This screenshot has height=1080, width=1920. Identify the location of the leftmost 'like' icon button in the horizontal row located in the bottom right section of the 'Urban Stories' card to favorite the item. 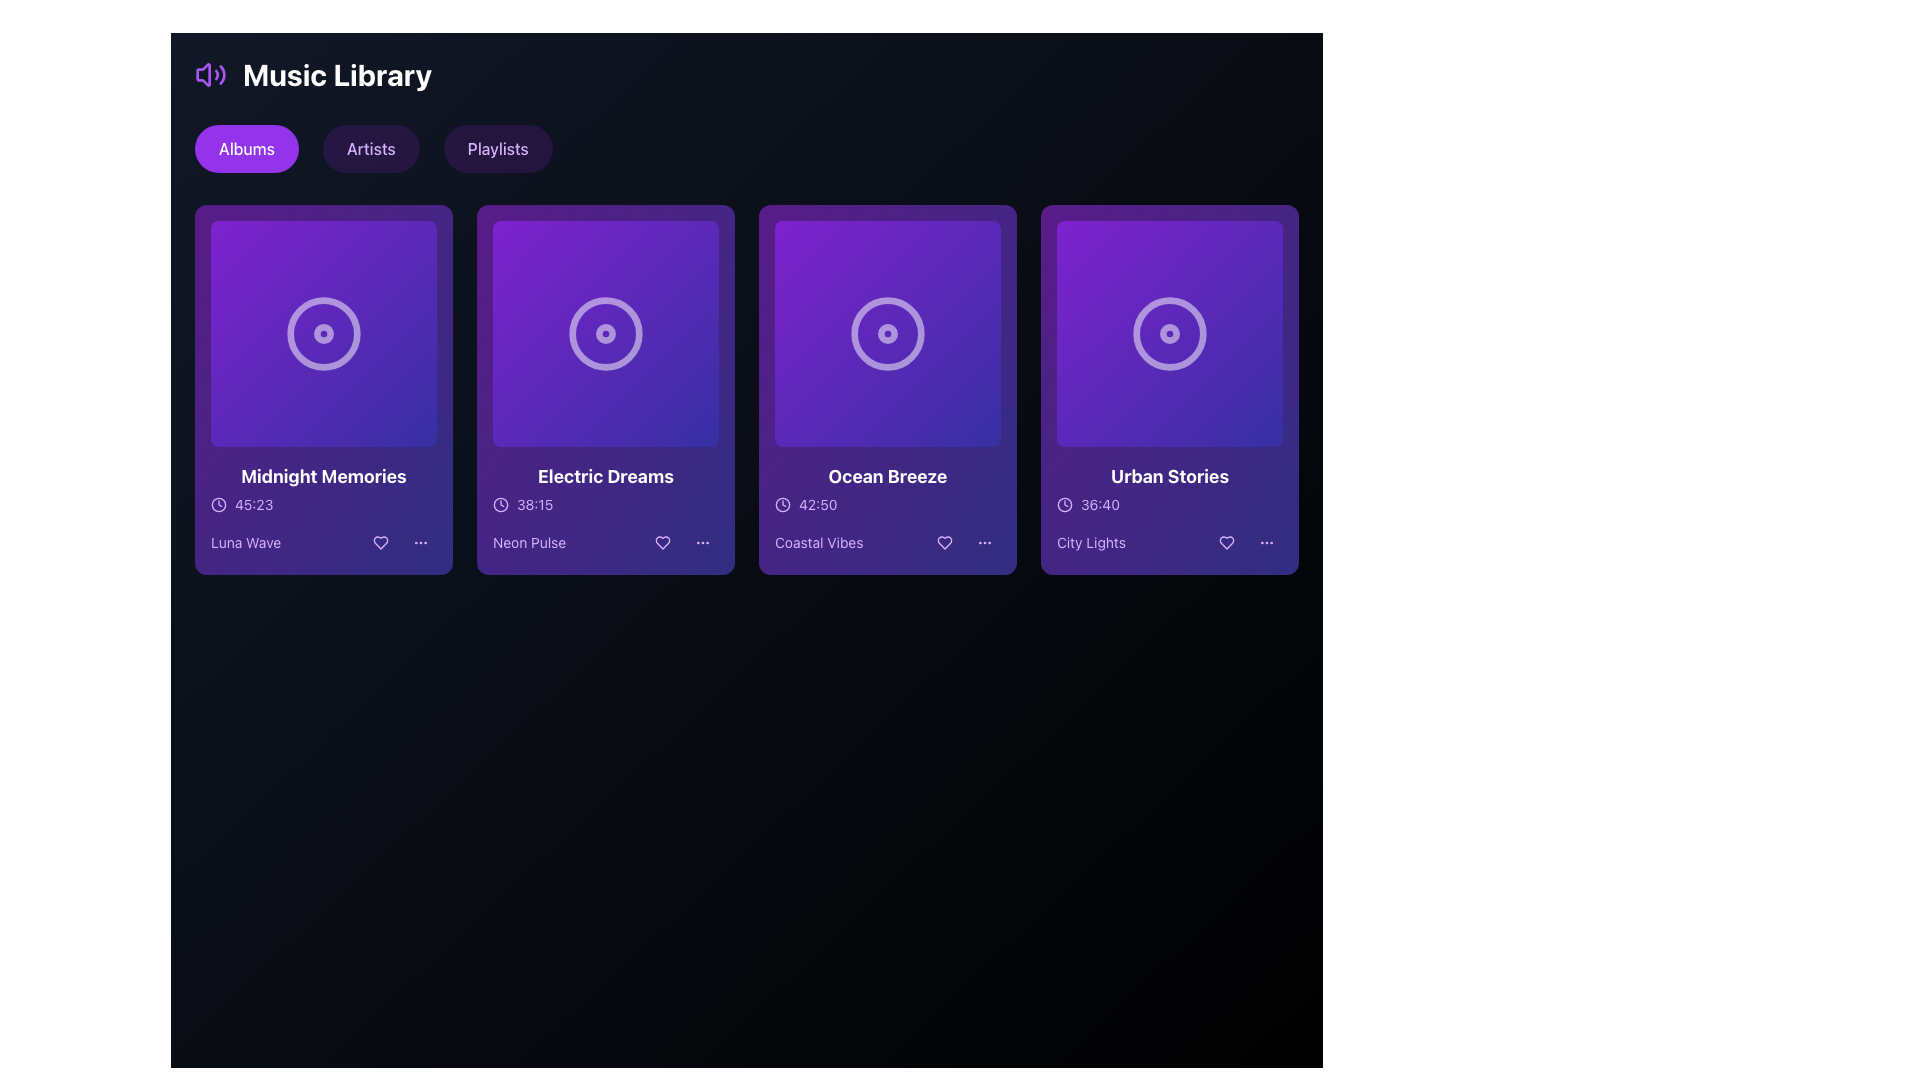
(1226, 543).